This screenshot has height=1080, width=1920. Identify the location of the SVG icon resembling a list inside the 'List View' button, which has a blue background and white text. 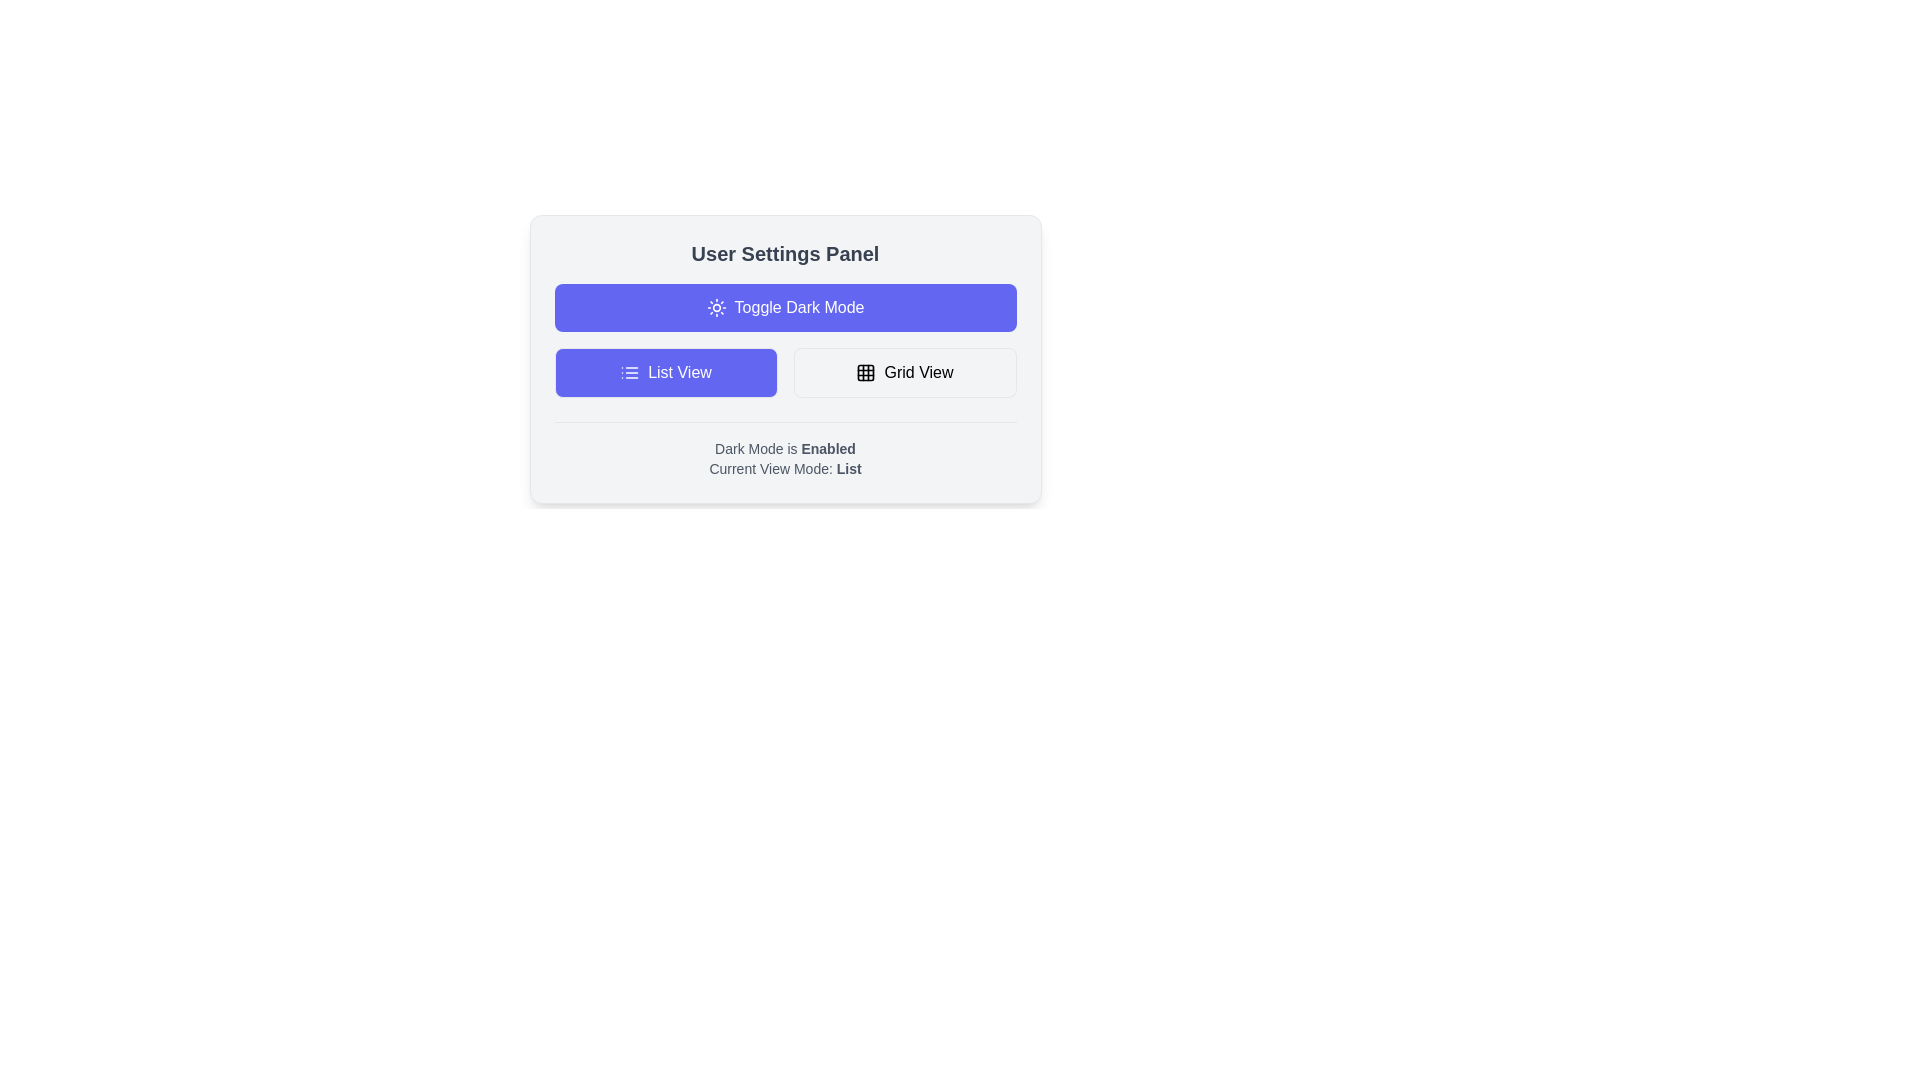
(629, 373).